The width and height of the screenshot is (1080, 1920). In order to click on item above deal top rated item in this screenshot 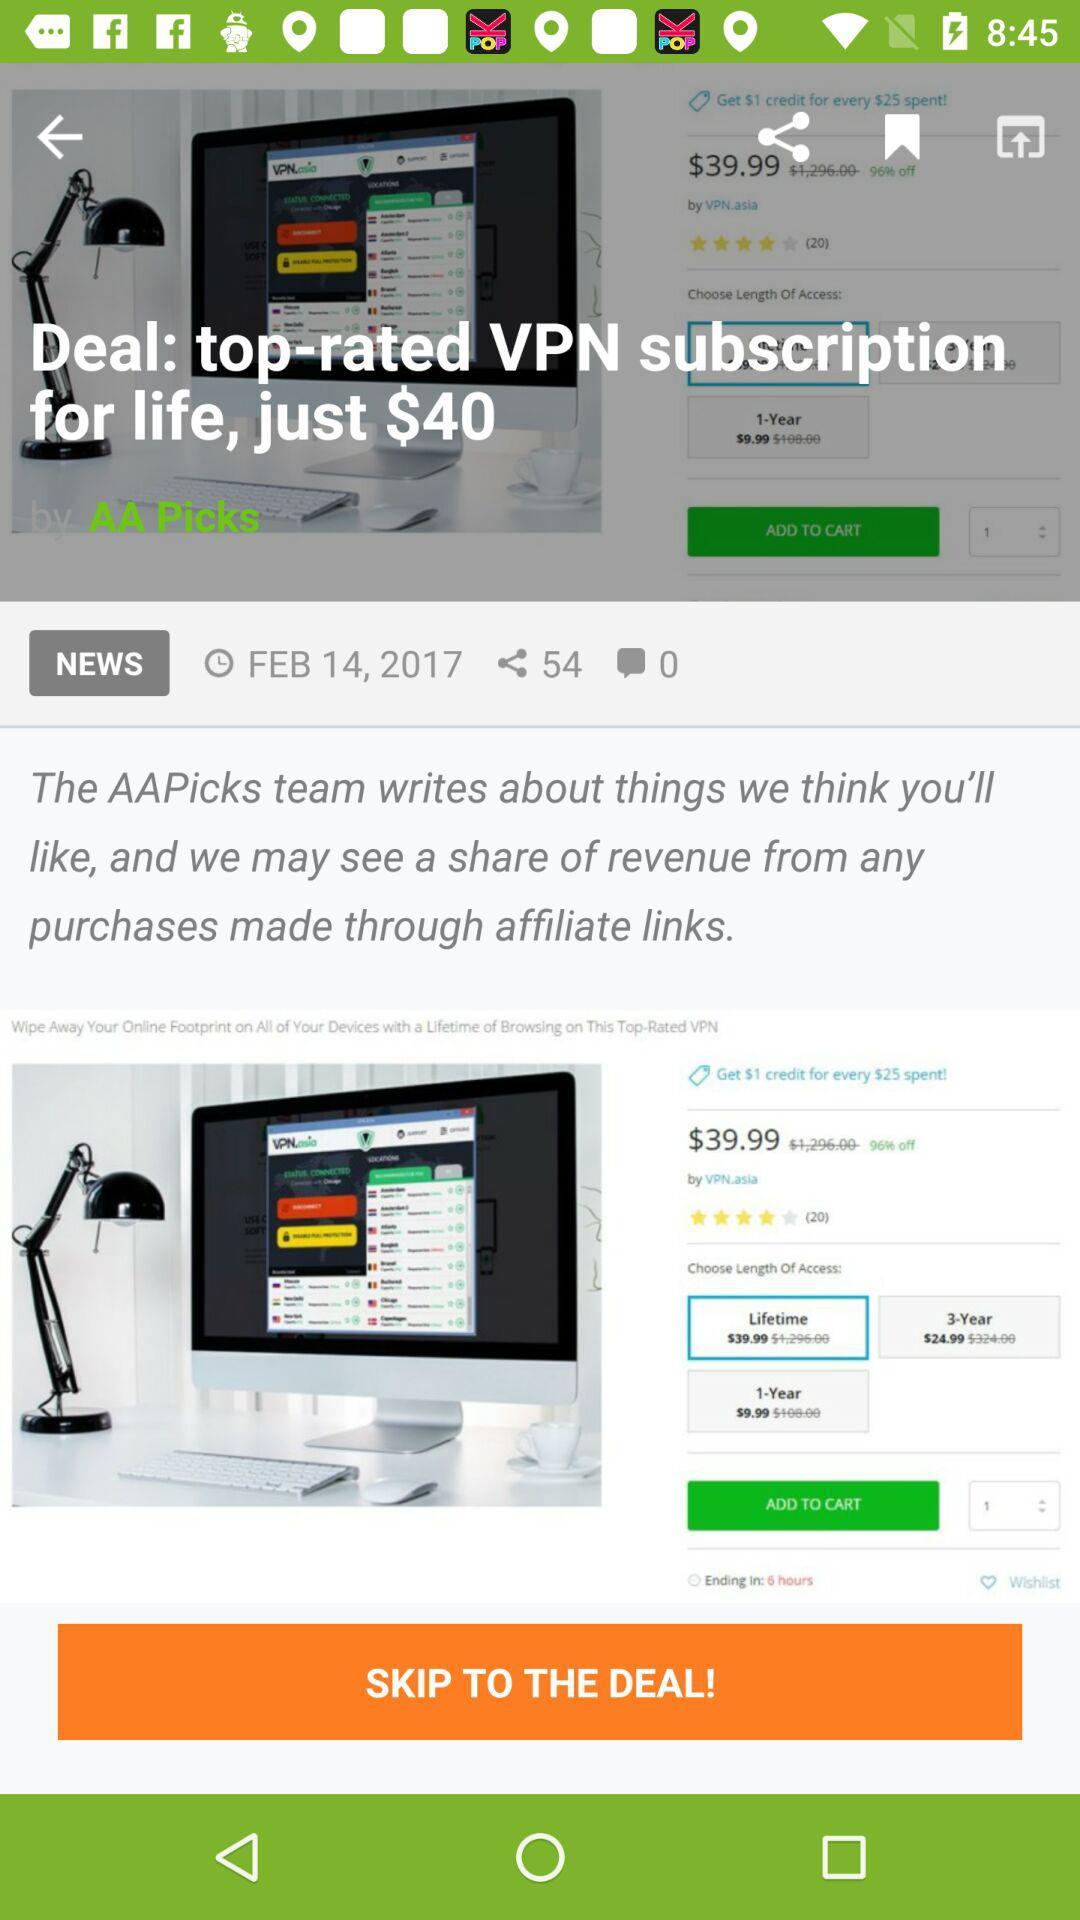, I will do `click(782, 135)`.